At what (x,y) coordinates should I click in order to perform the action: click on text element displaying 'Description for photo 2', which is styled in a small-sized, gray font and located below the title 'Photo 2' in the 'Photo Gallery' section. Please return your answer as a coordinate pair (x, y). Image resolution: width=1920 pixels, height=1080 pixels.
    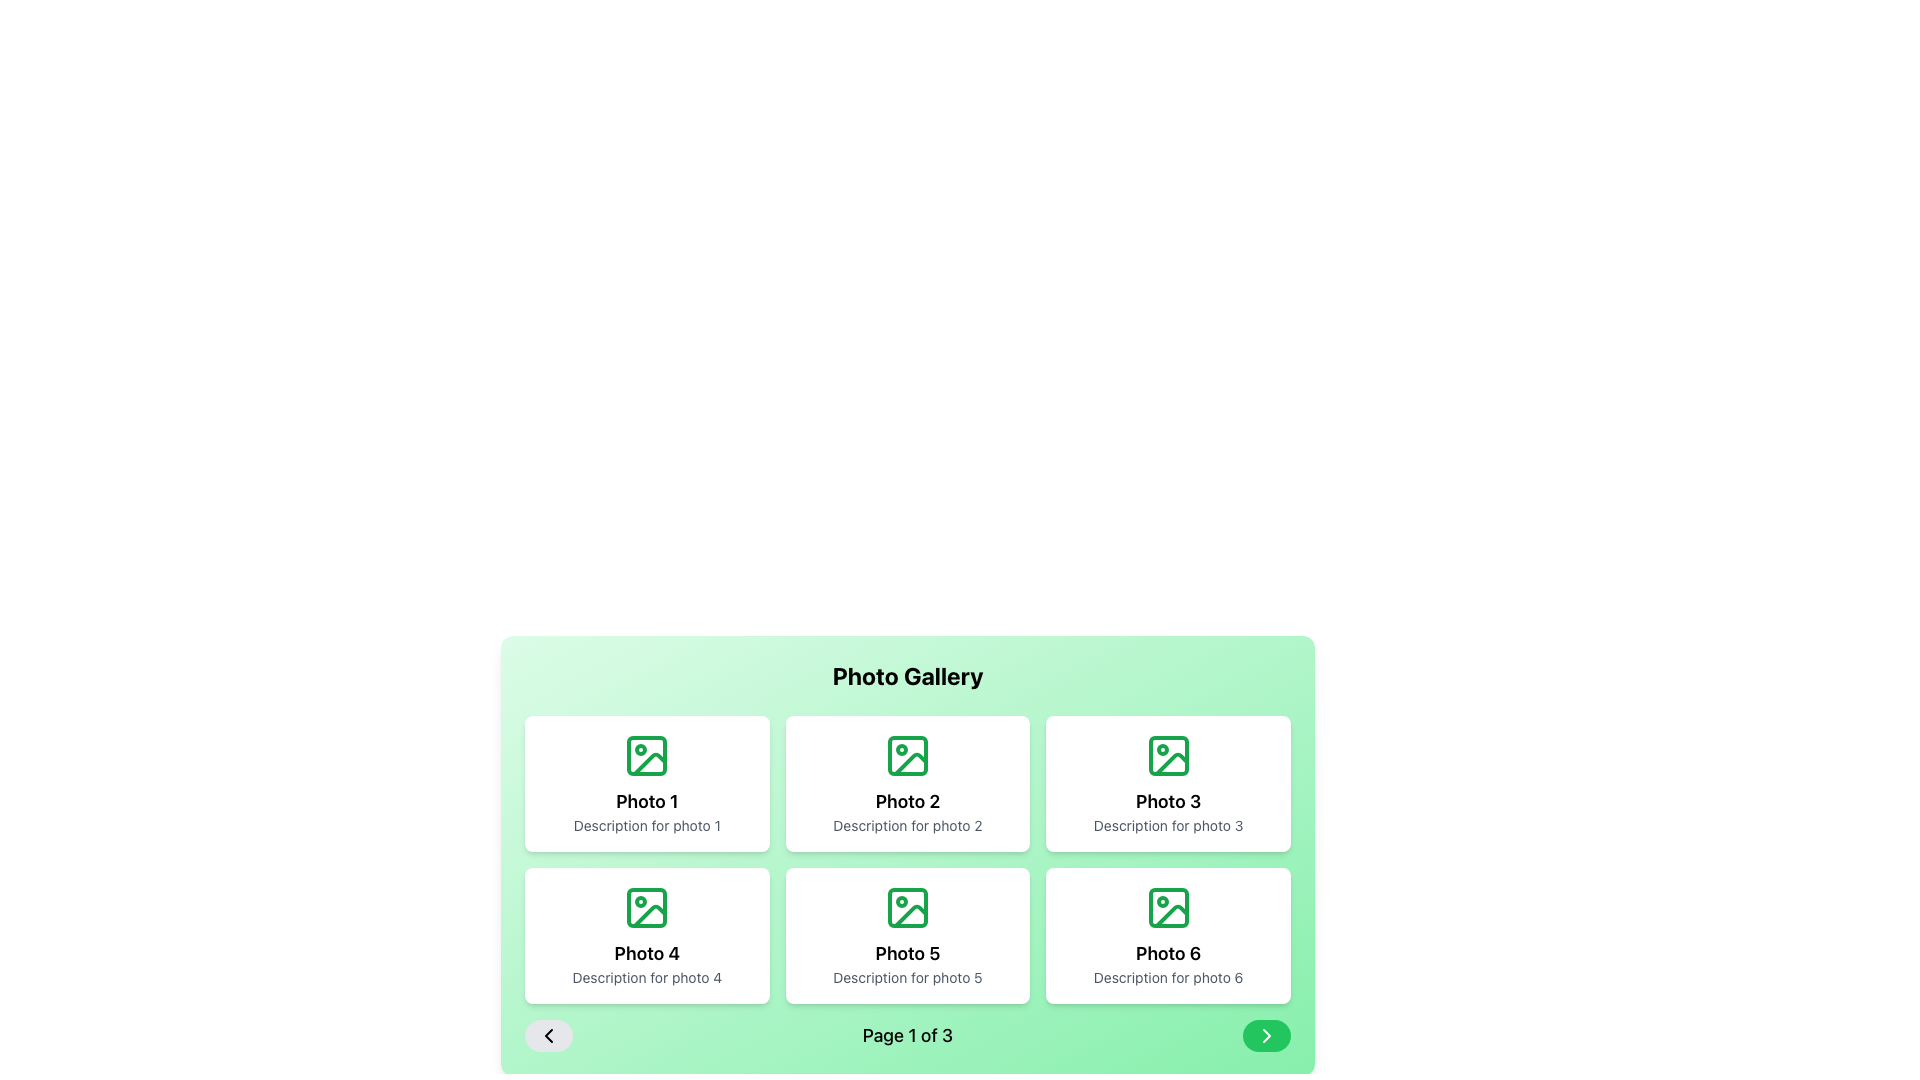
    Looking at the image, I should click on (906, 825).